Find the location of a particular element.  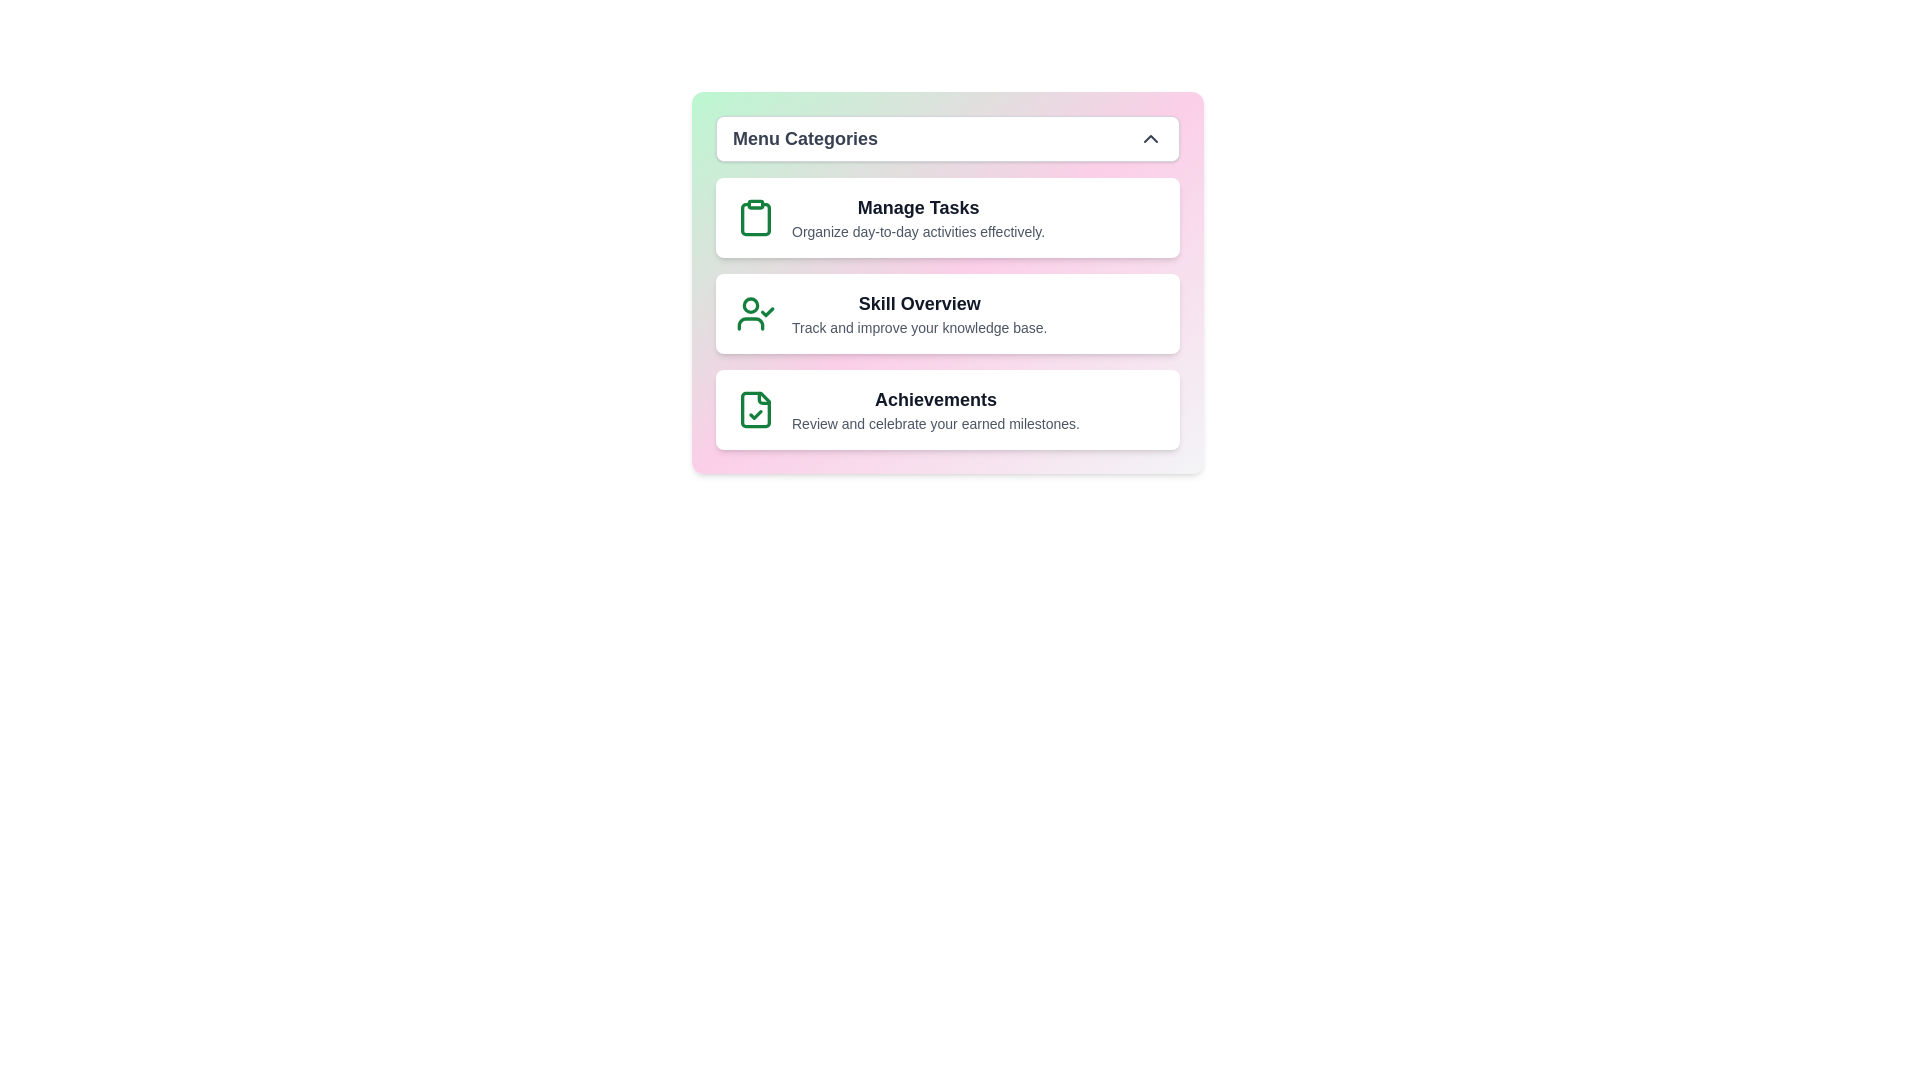

the category card for Manage Tasks is located at coordinates (947, 218).